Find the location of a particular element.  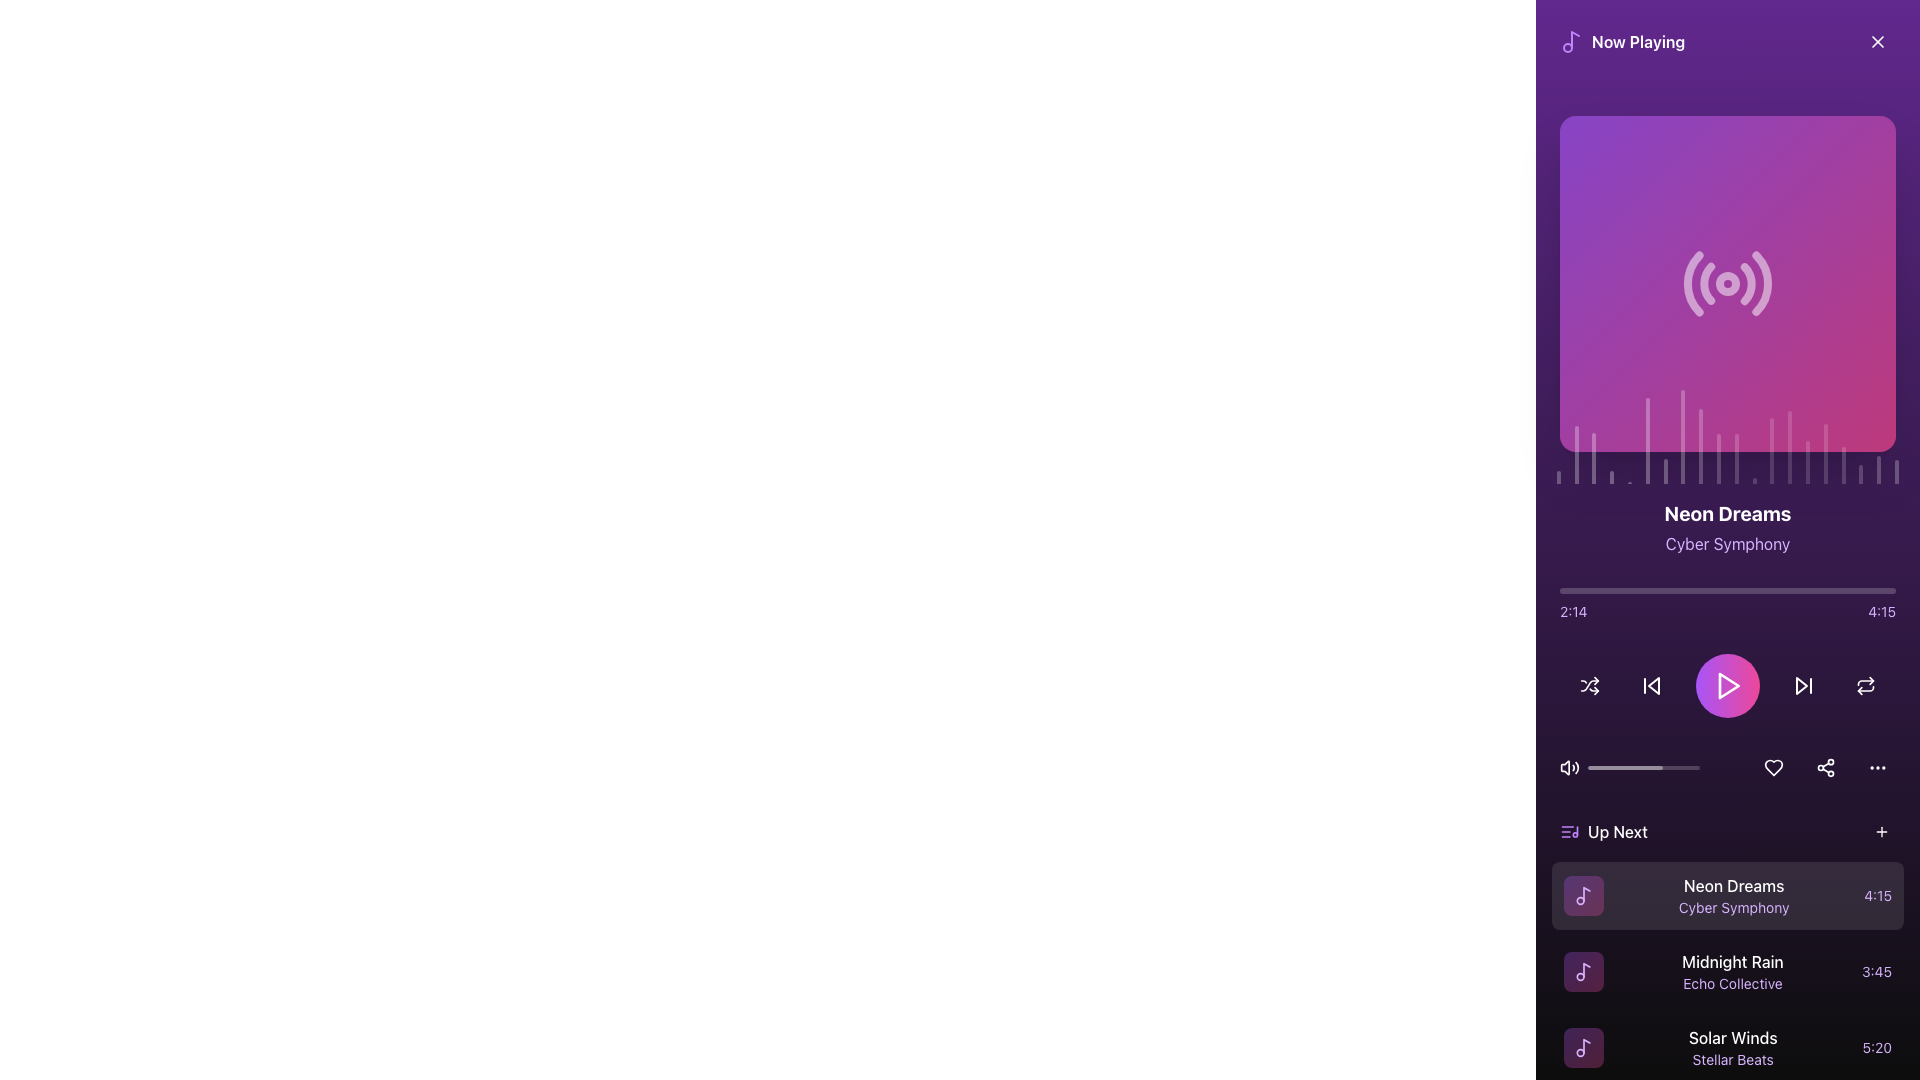

the ellipsis menu icon located in the bottom-right section of the media player interface is located at coordinates (1876, 766).